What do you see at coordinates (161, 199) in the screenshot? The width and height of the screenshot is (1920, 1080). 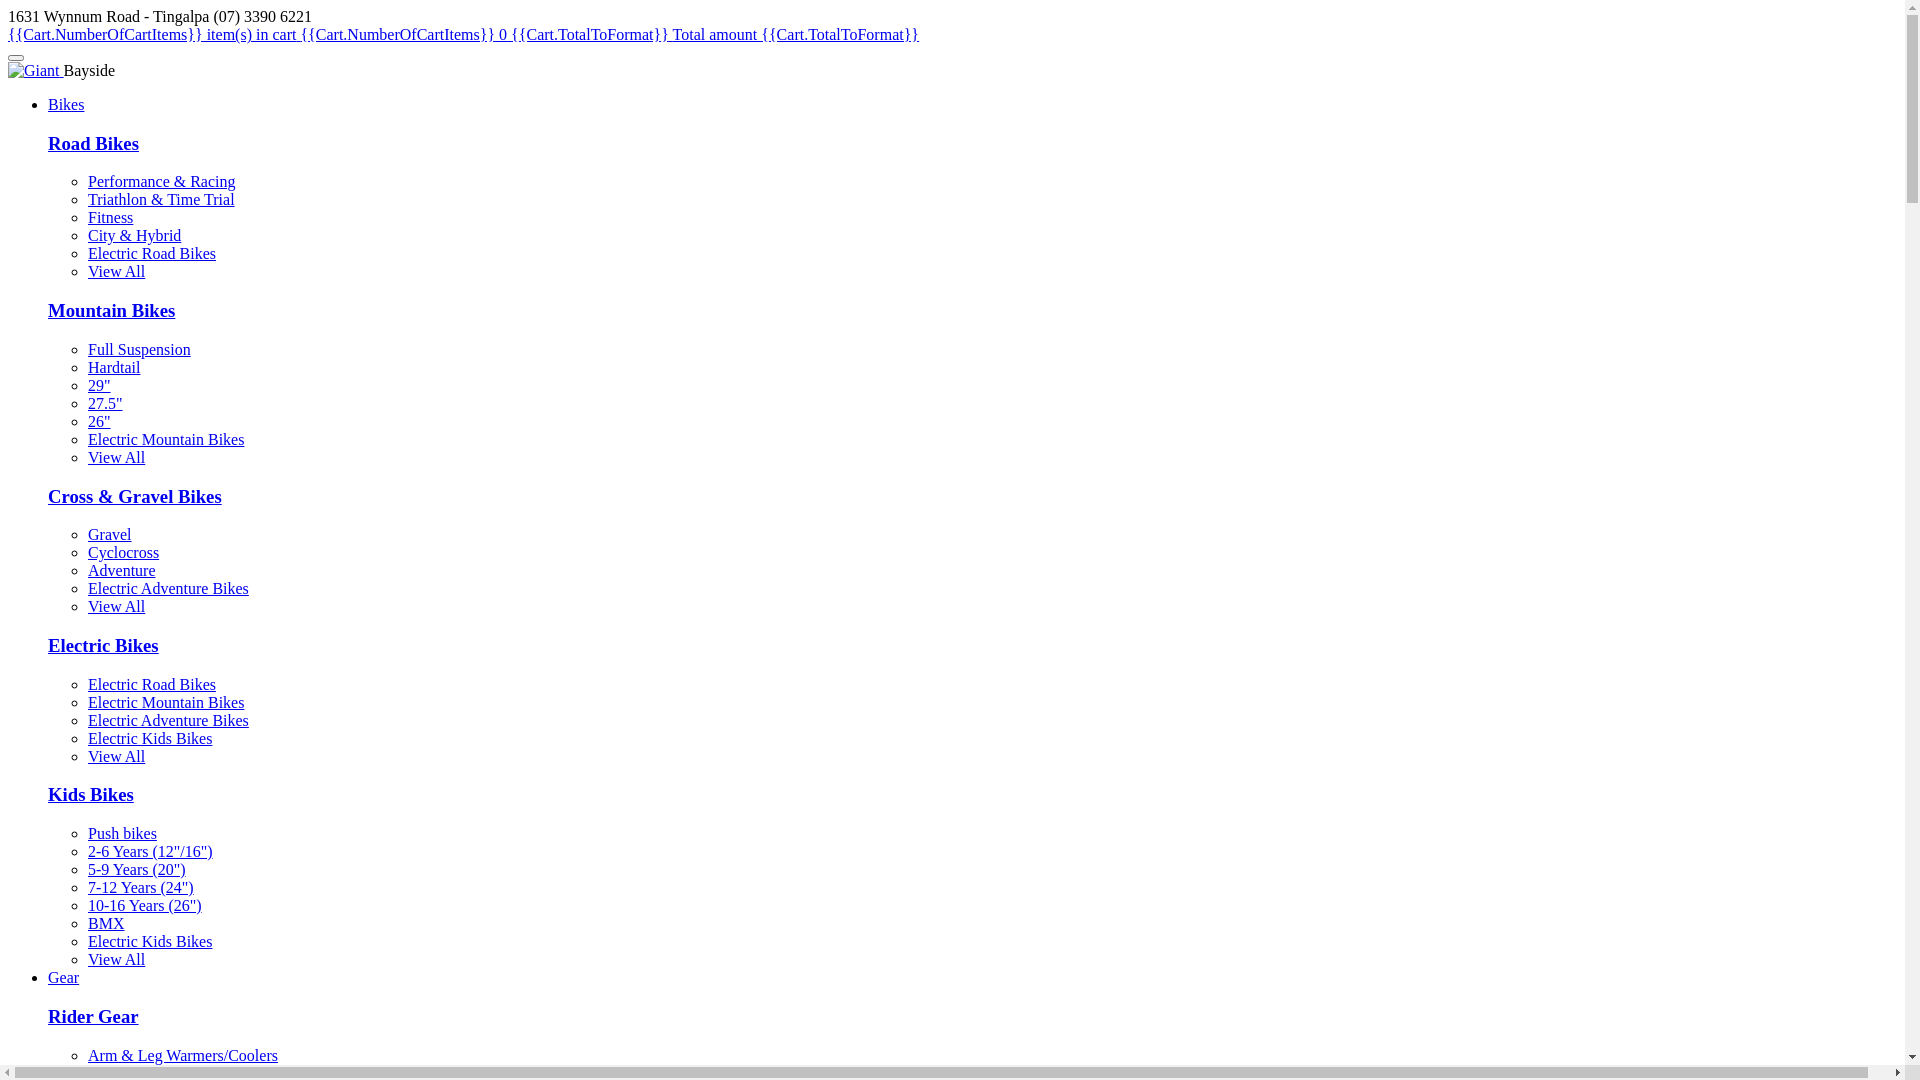 I see `'Triathlon & Time Trial'` at bounding box center [161, 199].